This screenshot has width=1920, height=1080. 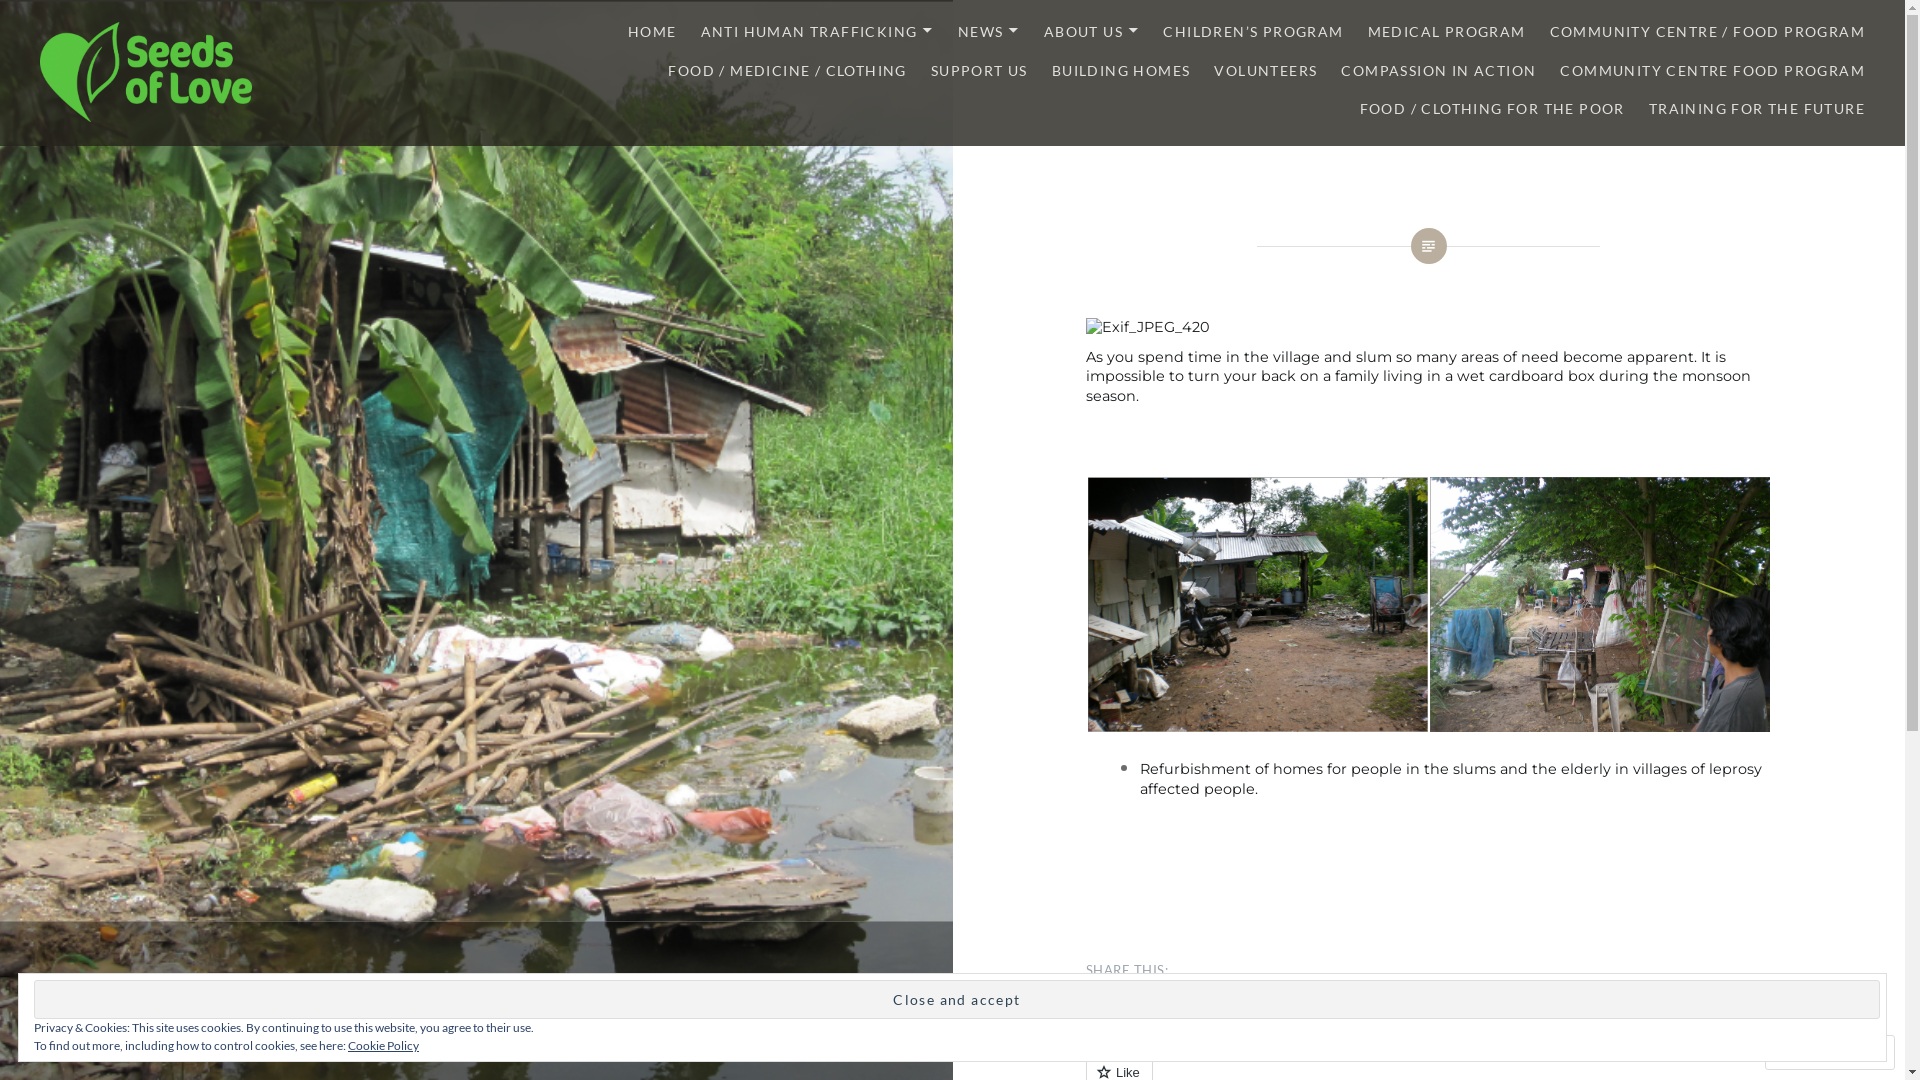 What do you see at coordinates (979, 70) in the screenshot?
I see `'SUPPORT US'` at bounding box center [979, 70].